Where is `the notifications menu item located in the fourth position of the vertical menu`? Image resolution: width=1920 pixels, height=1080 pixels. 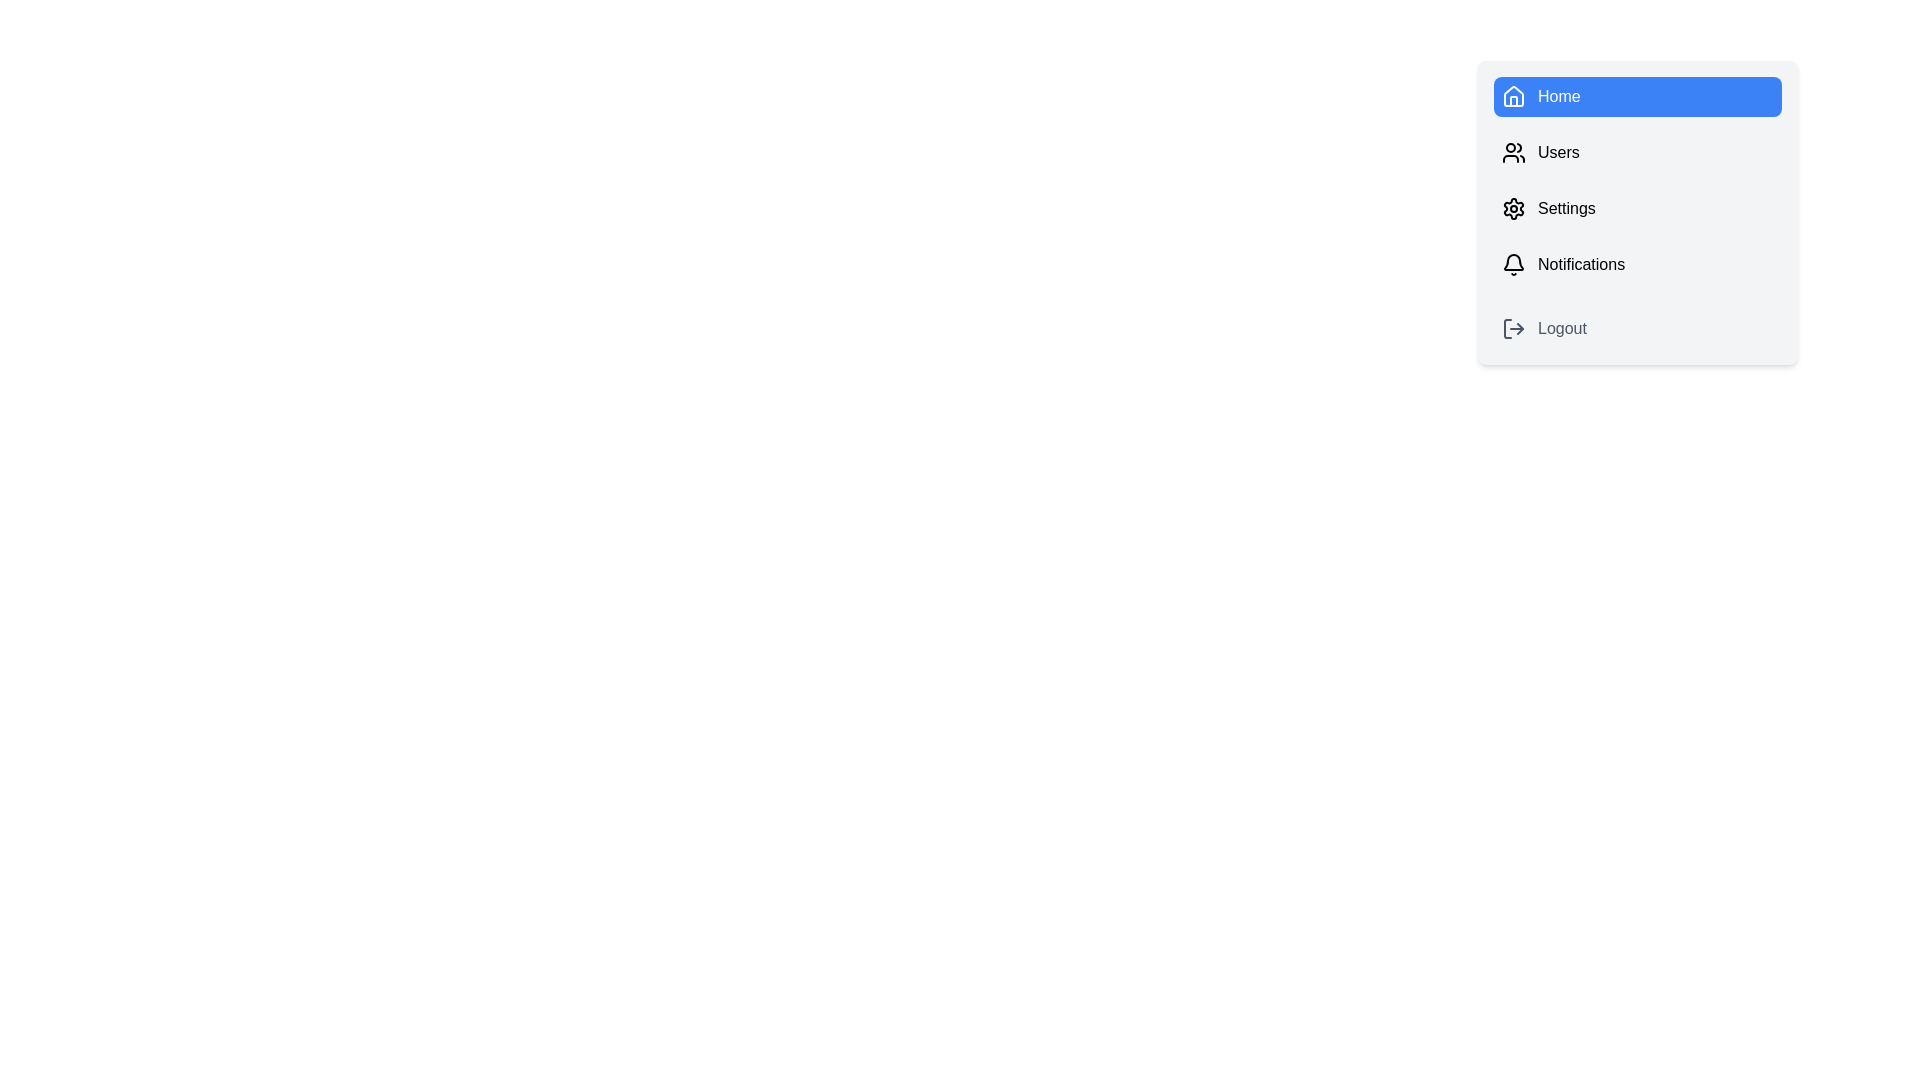 the notifications menu item located in the fourth position of the vertical menu is located at coordinates (1637, 264).